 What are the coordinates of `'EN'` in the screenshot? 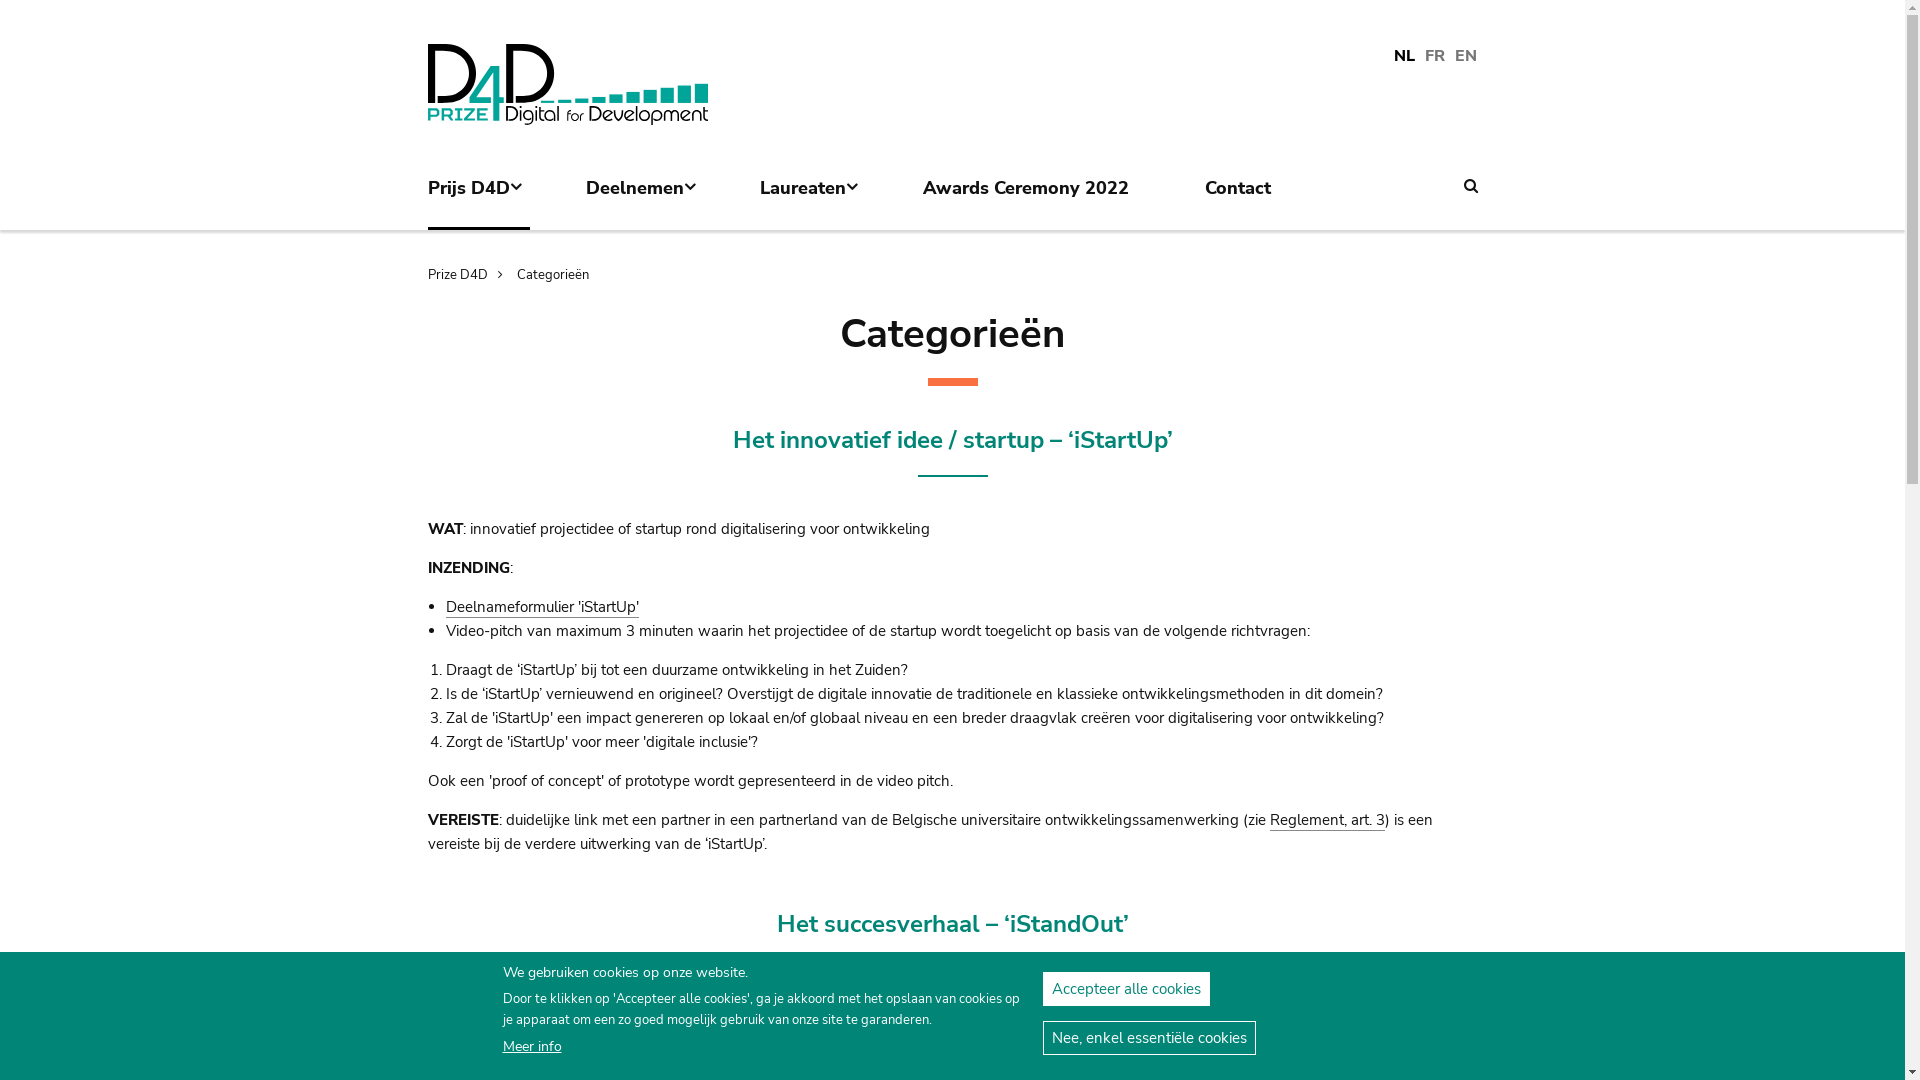 It's located at (1465, 56).